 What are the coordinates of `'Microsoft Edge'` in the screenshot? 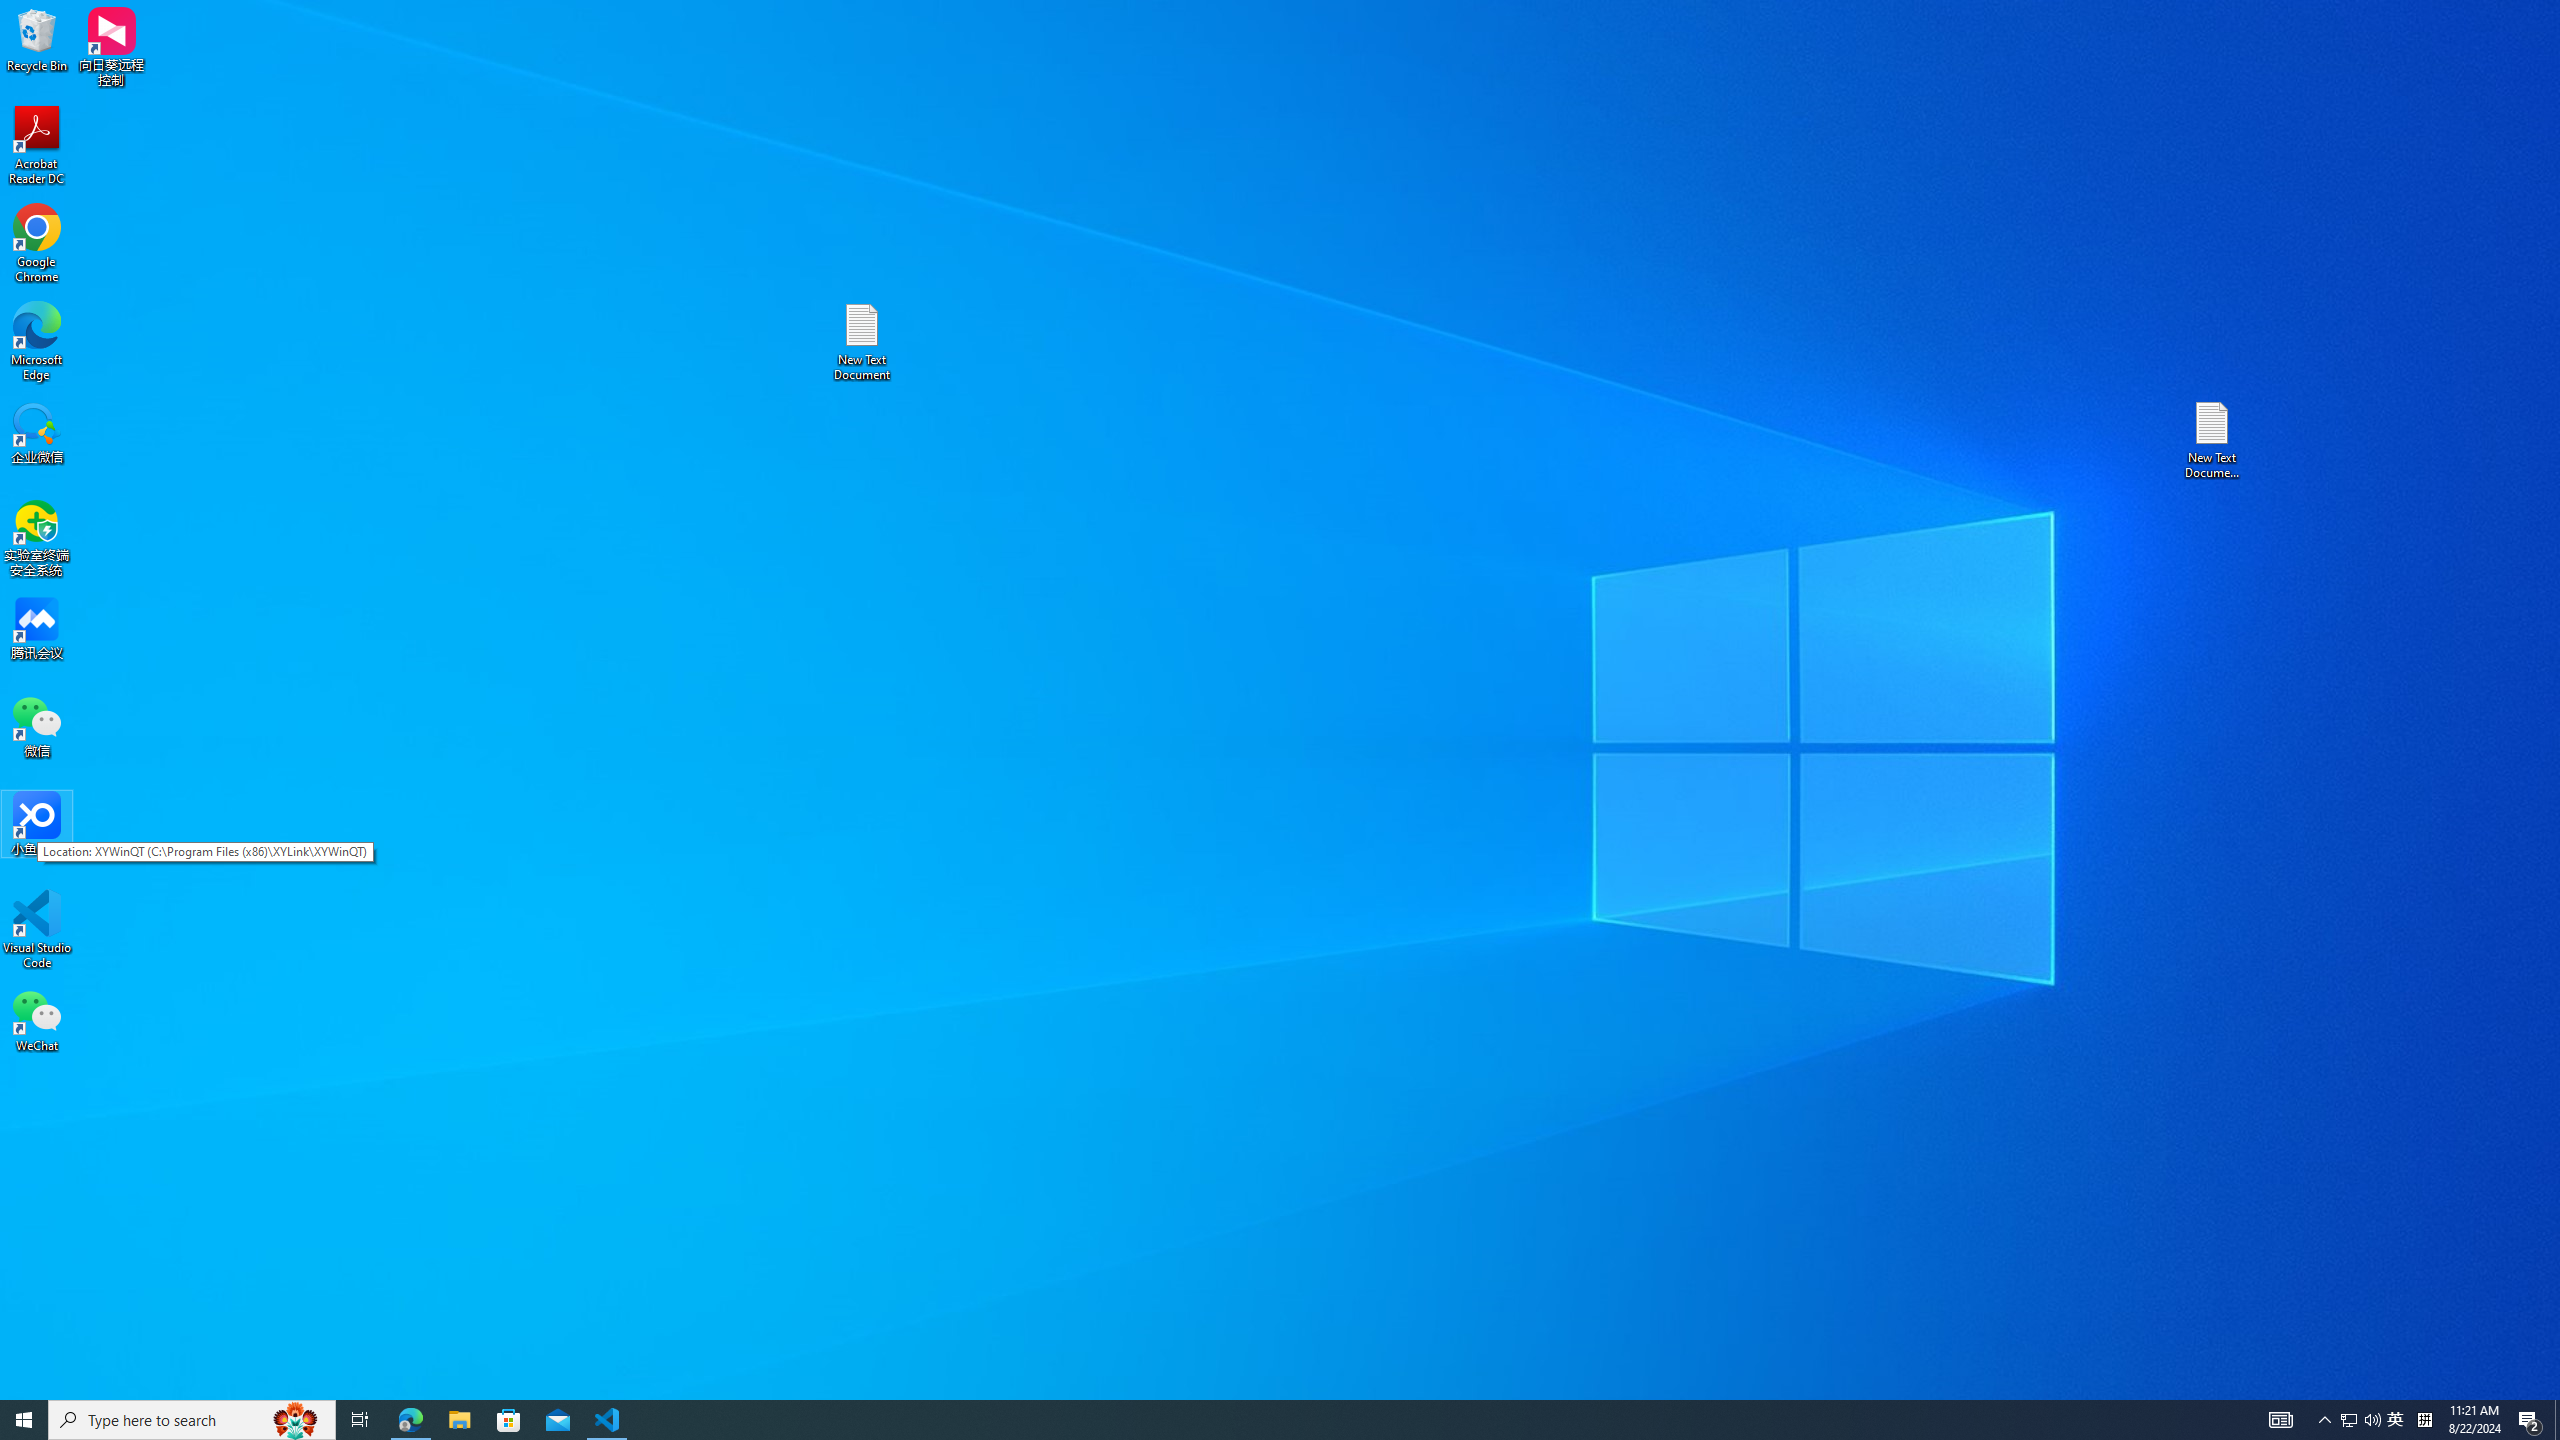 It's located at (36, 341).